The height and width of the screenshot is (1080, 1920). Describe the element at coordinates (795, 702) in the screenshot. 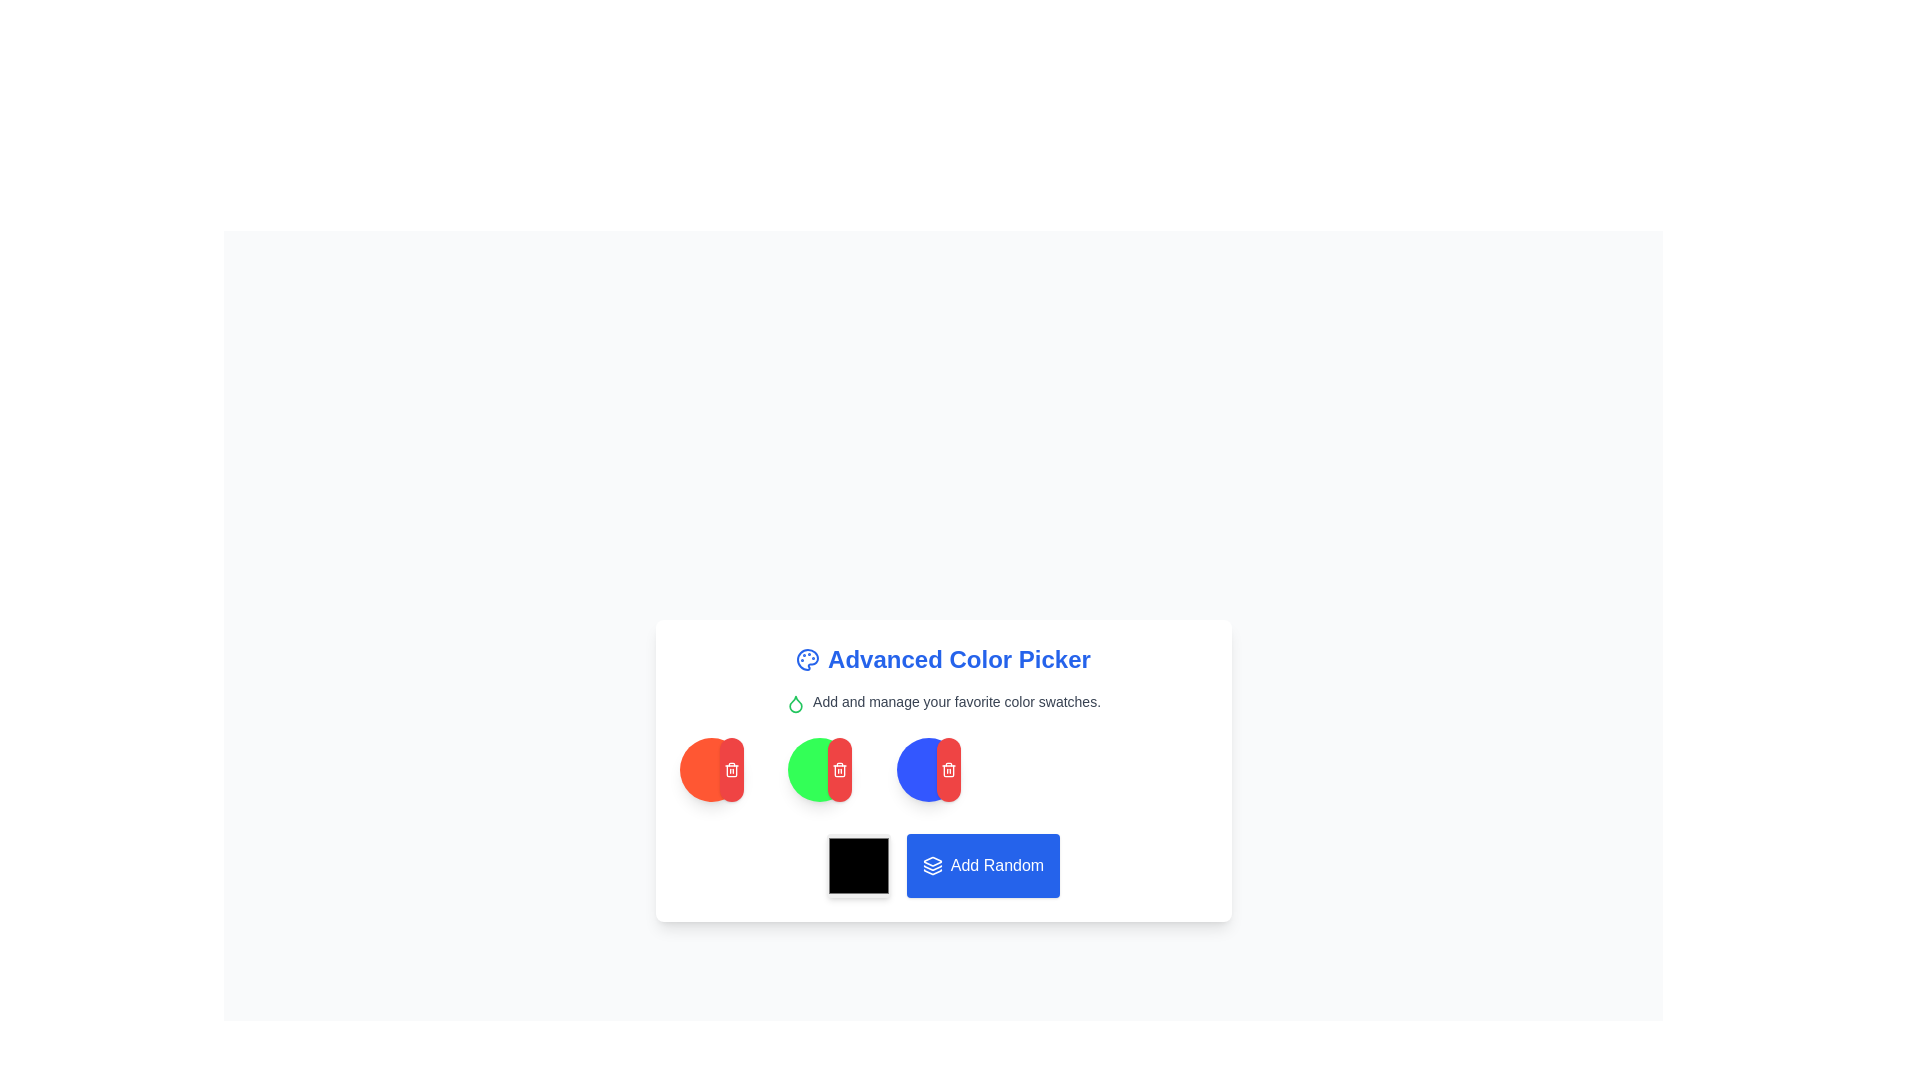

I see `the green droplet-shaped icon located to the left of the text 'Add and manage your favorite color swatches.'` at that location.